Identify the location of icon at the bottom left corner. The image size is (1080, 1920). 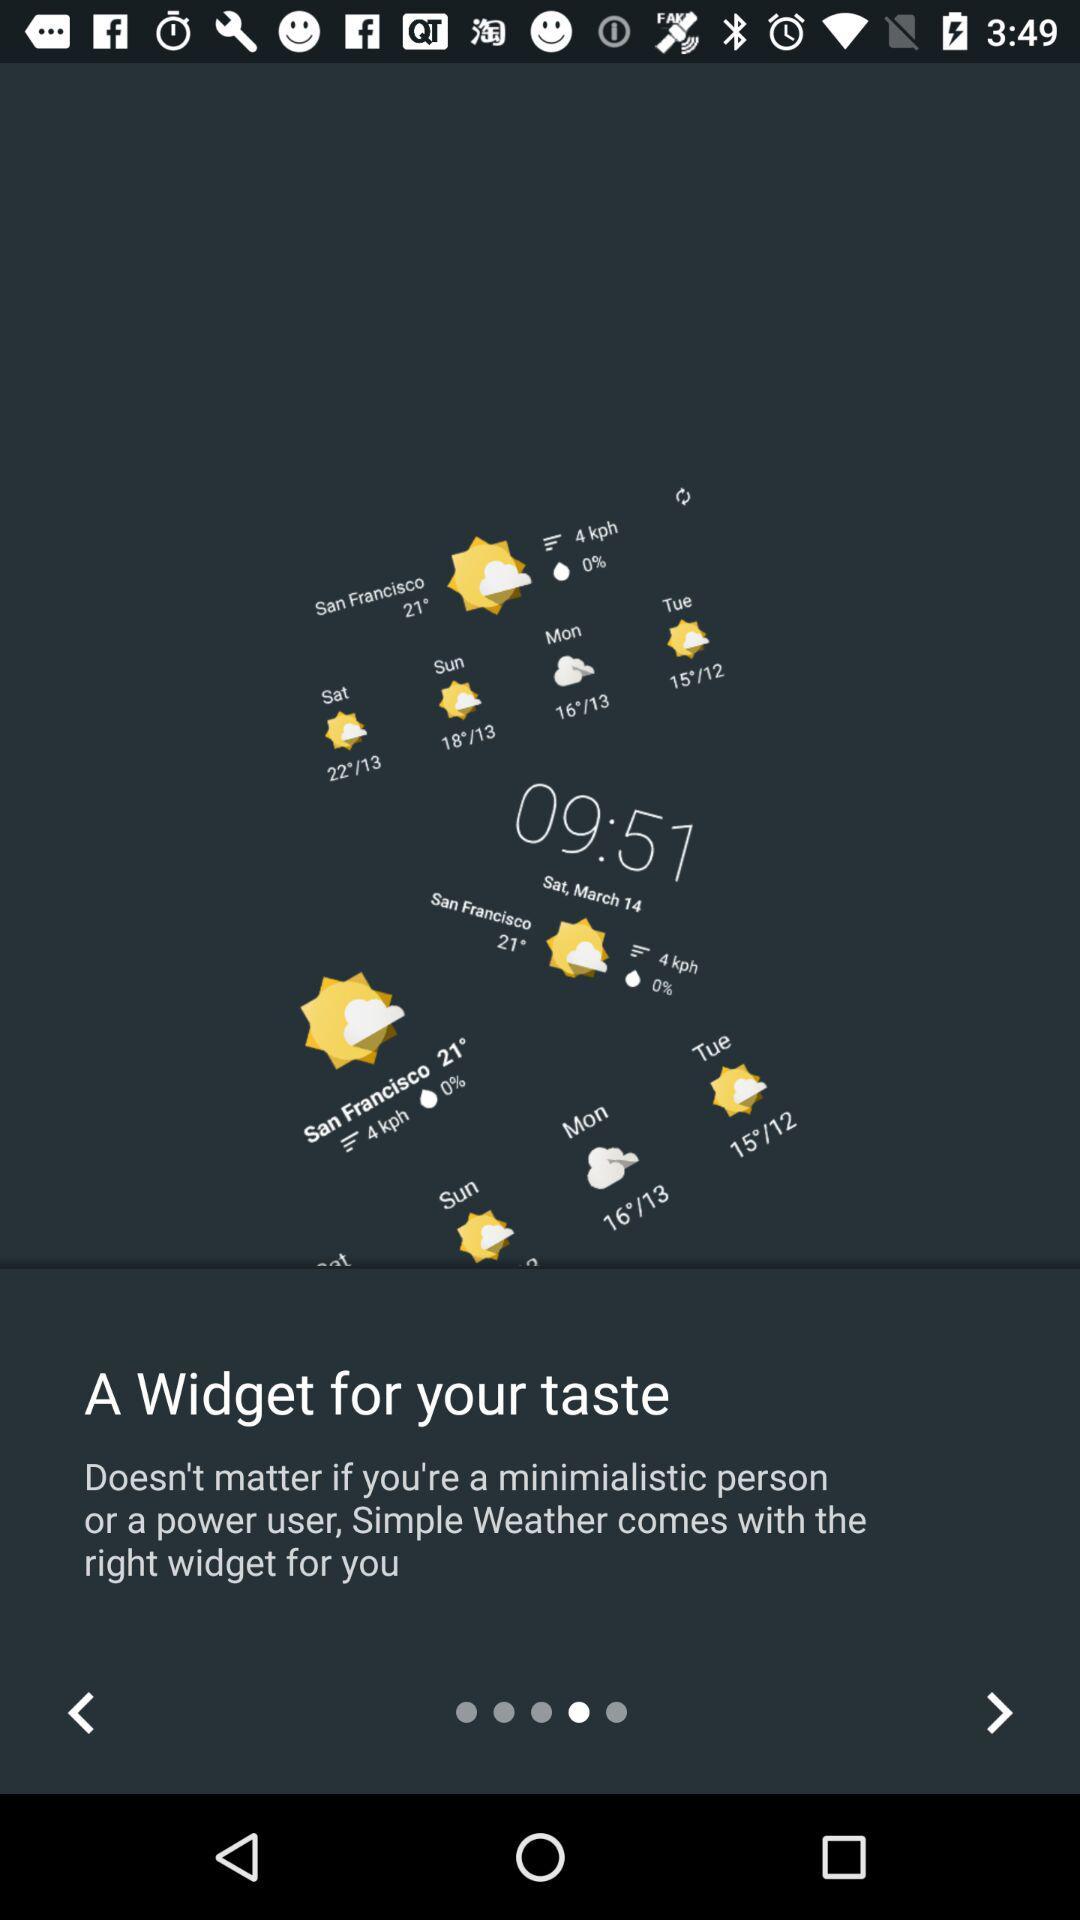
(80, 1711).